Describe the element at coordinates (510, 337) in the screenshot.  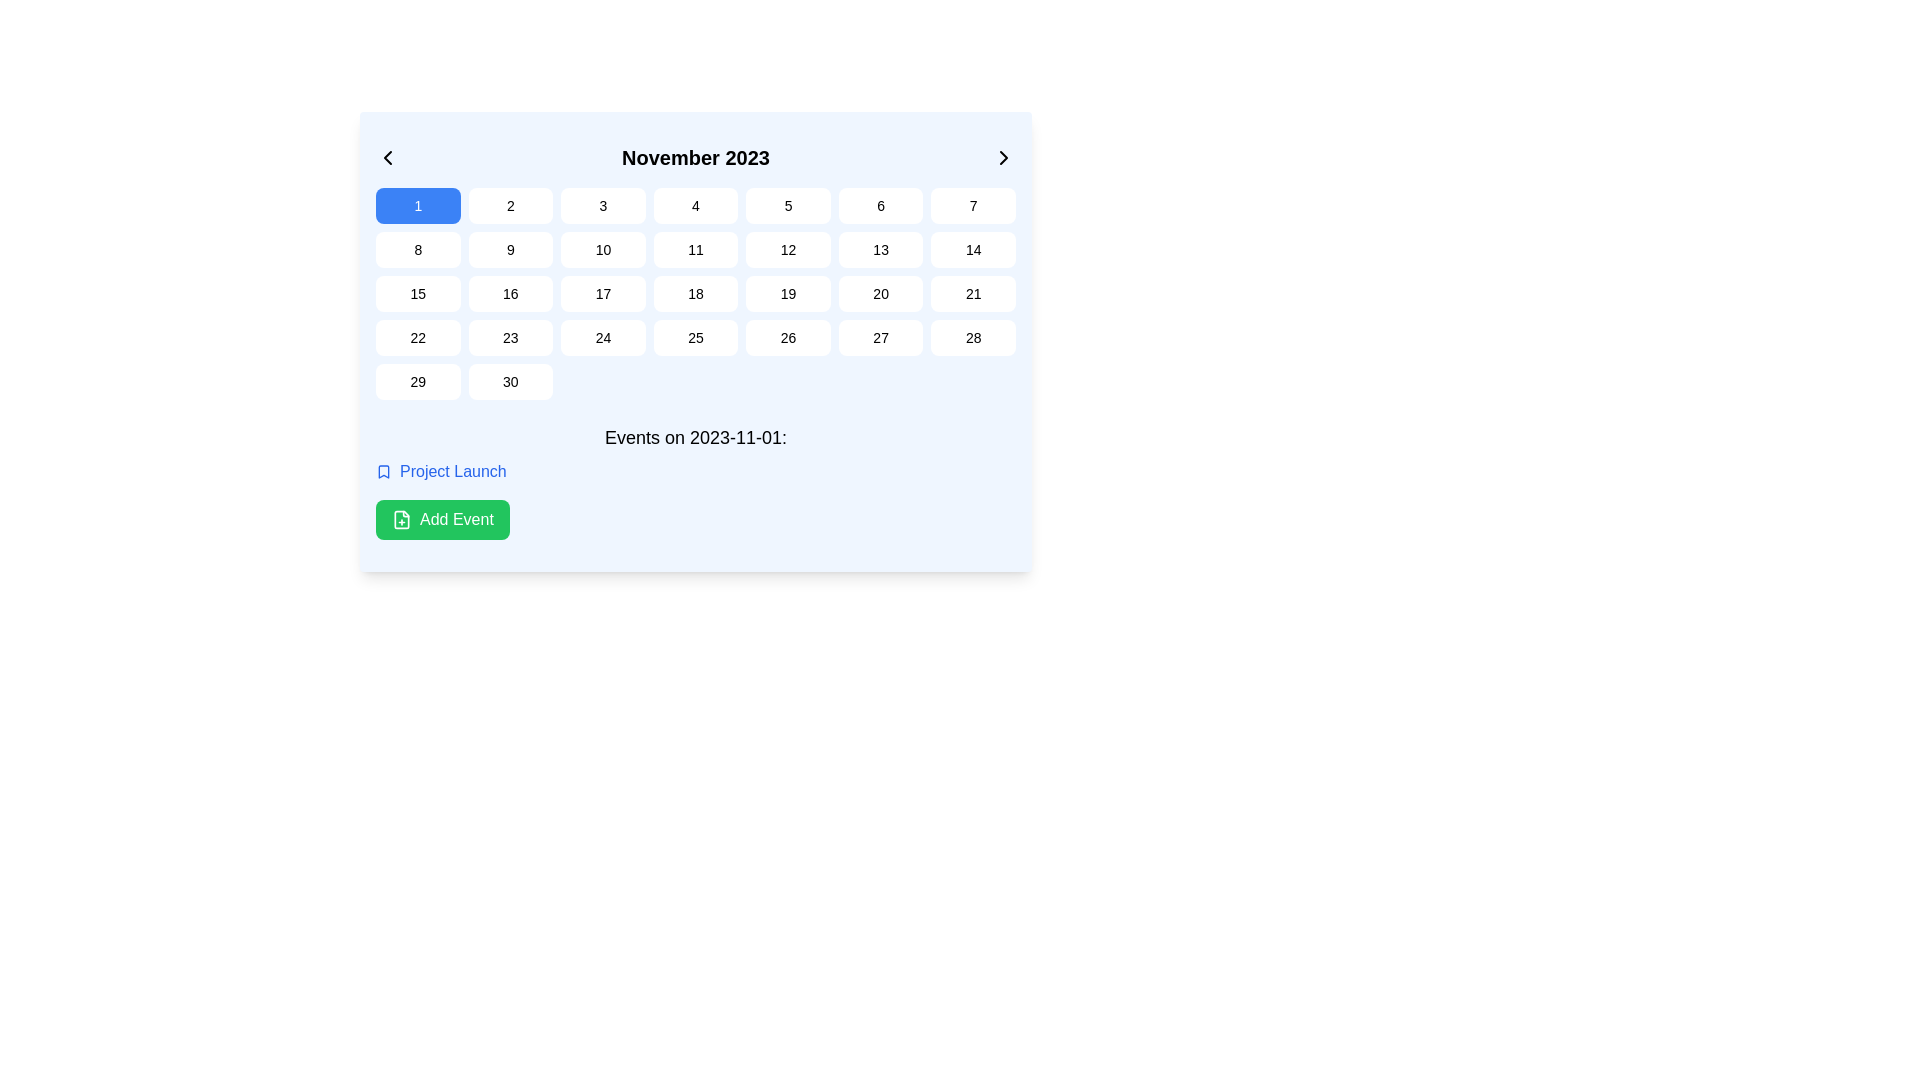
I see `the calendar date button representing the date '23' in the fifth column of the fourth row under 'November 2023'` at that location.